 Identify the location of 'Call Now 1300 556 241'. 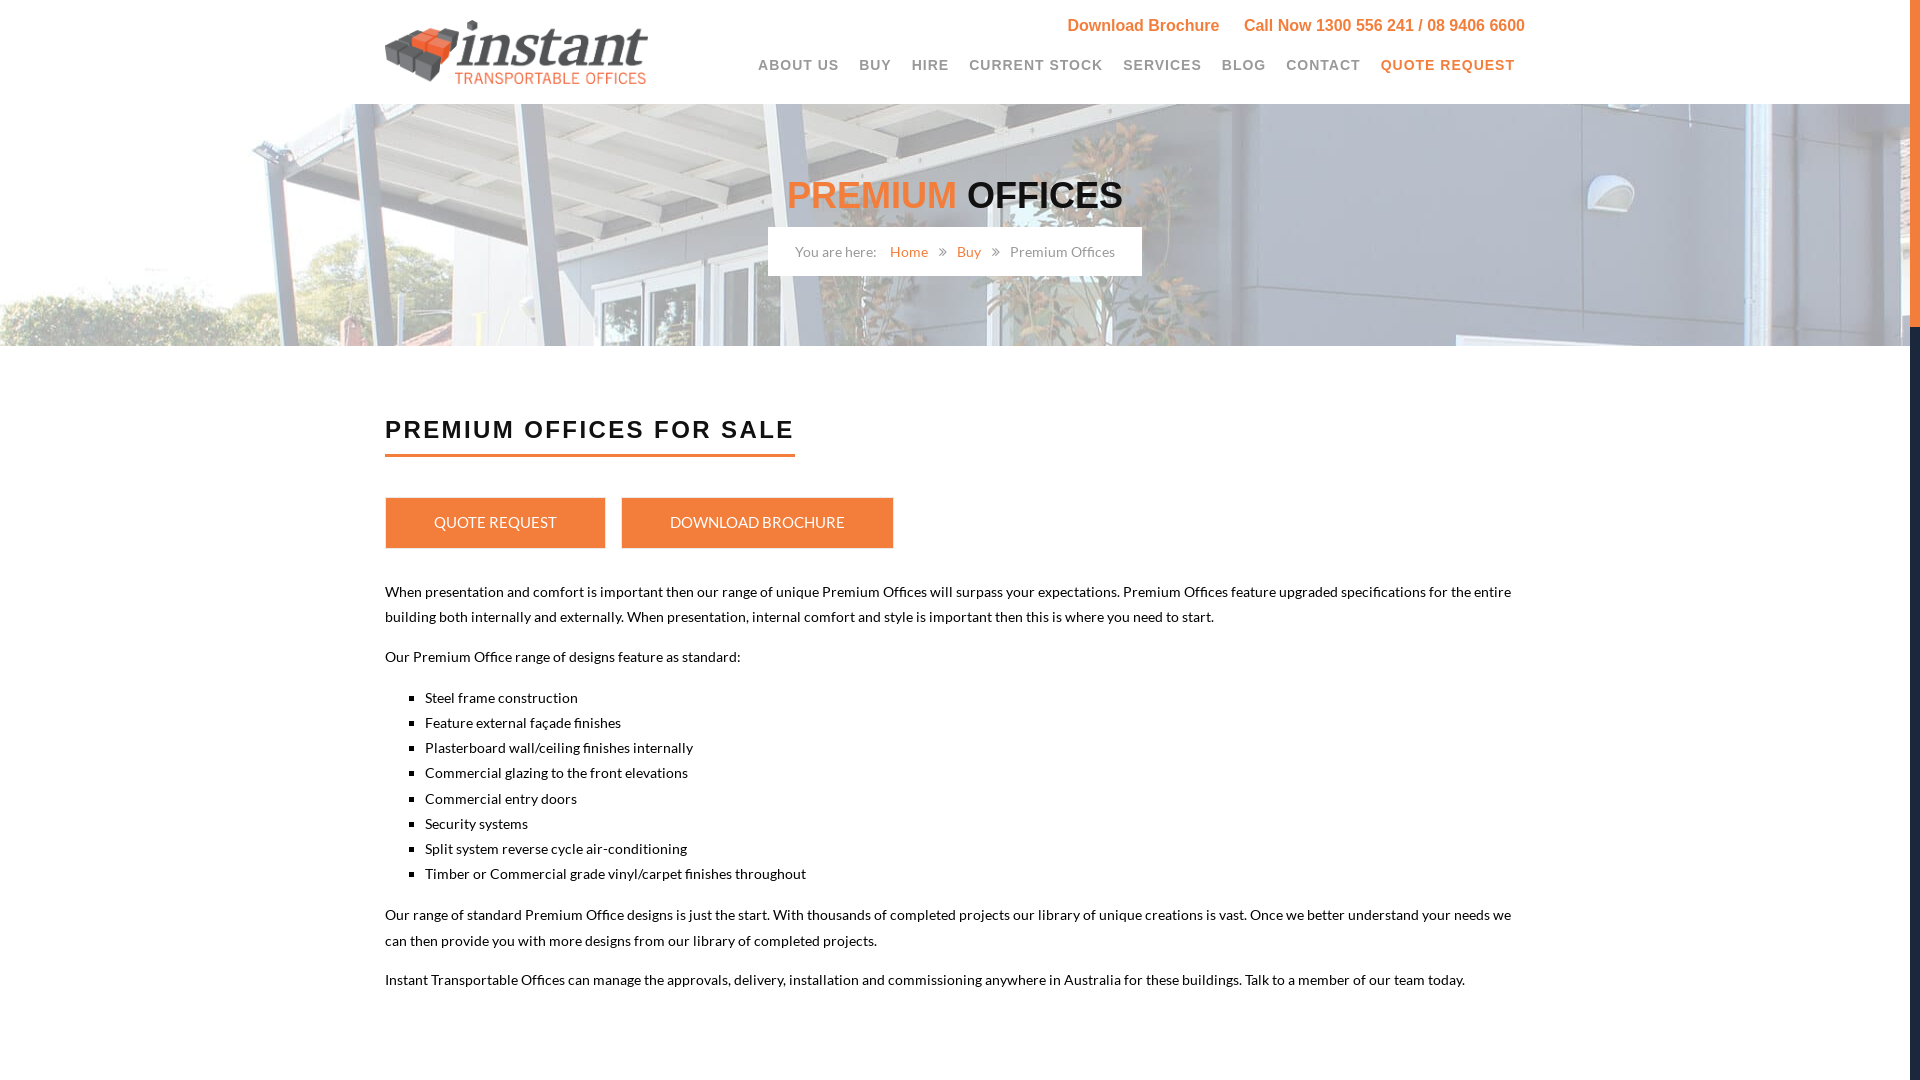
(1329, 25).